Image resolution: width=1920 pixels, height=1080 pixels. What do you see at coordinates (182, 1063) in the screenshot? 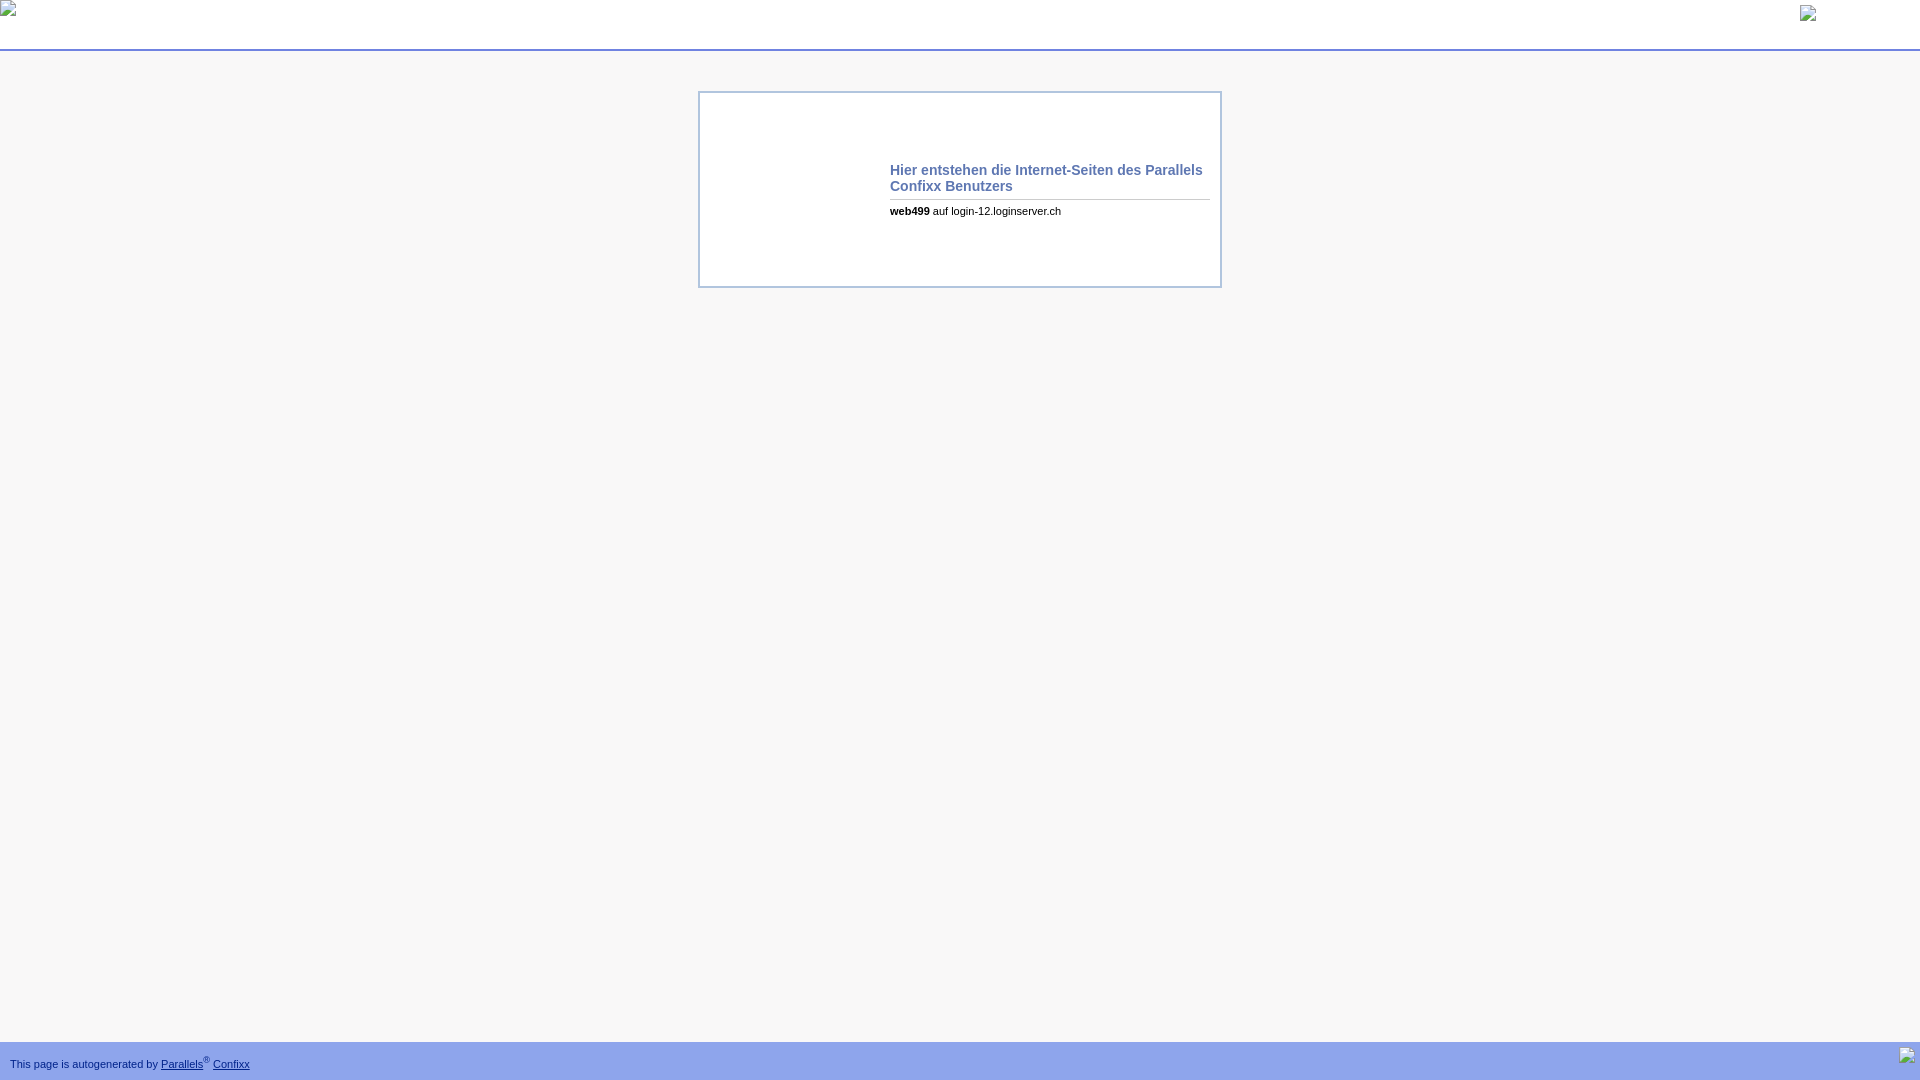
I see `'Parallels'` at bounding box center [182, 1063].